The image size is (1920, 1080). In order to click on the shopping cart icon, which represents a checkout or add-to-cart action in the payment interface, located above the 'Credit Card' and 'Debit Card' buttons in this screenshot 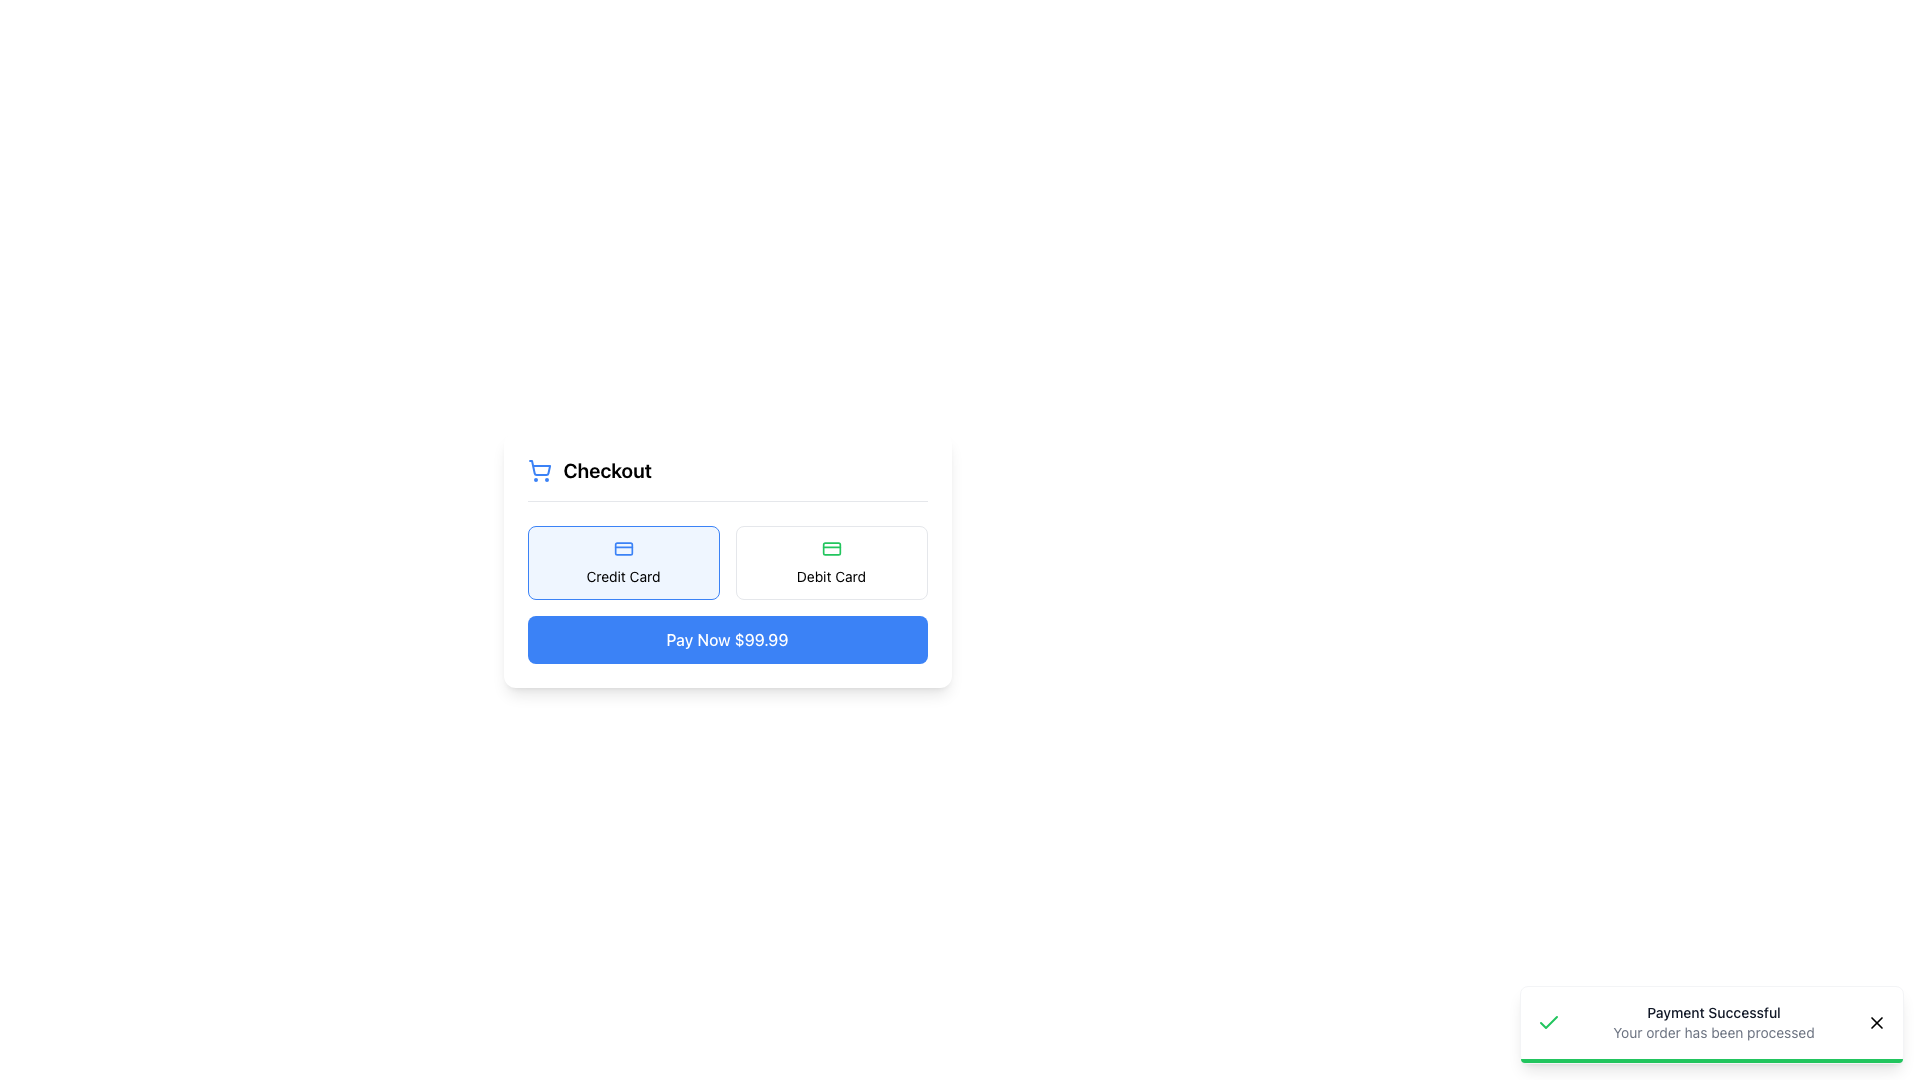, I will do `click(539, 468)`.